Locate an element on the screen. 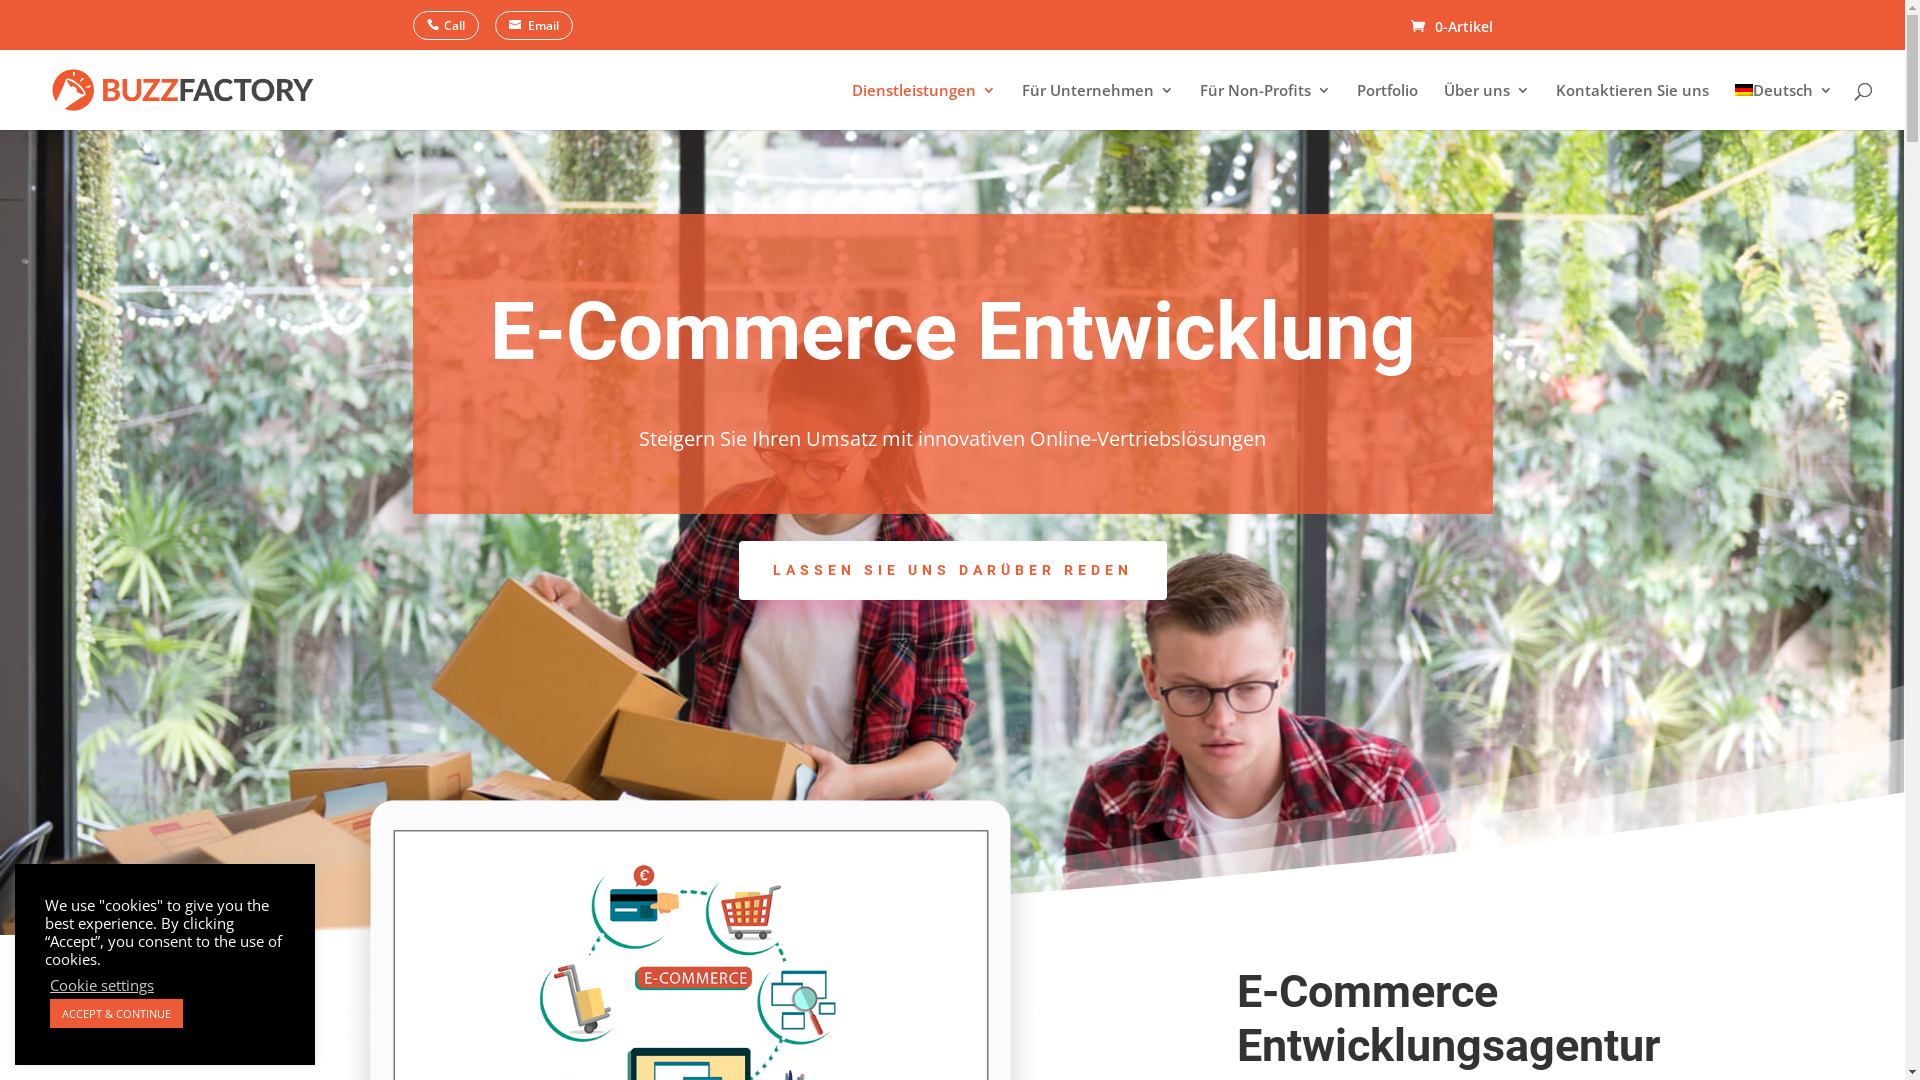 The image size is (1920, 1080). '0-Artikel' is located at coordinates (1450, 26).